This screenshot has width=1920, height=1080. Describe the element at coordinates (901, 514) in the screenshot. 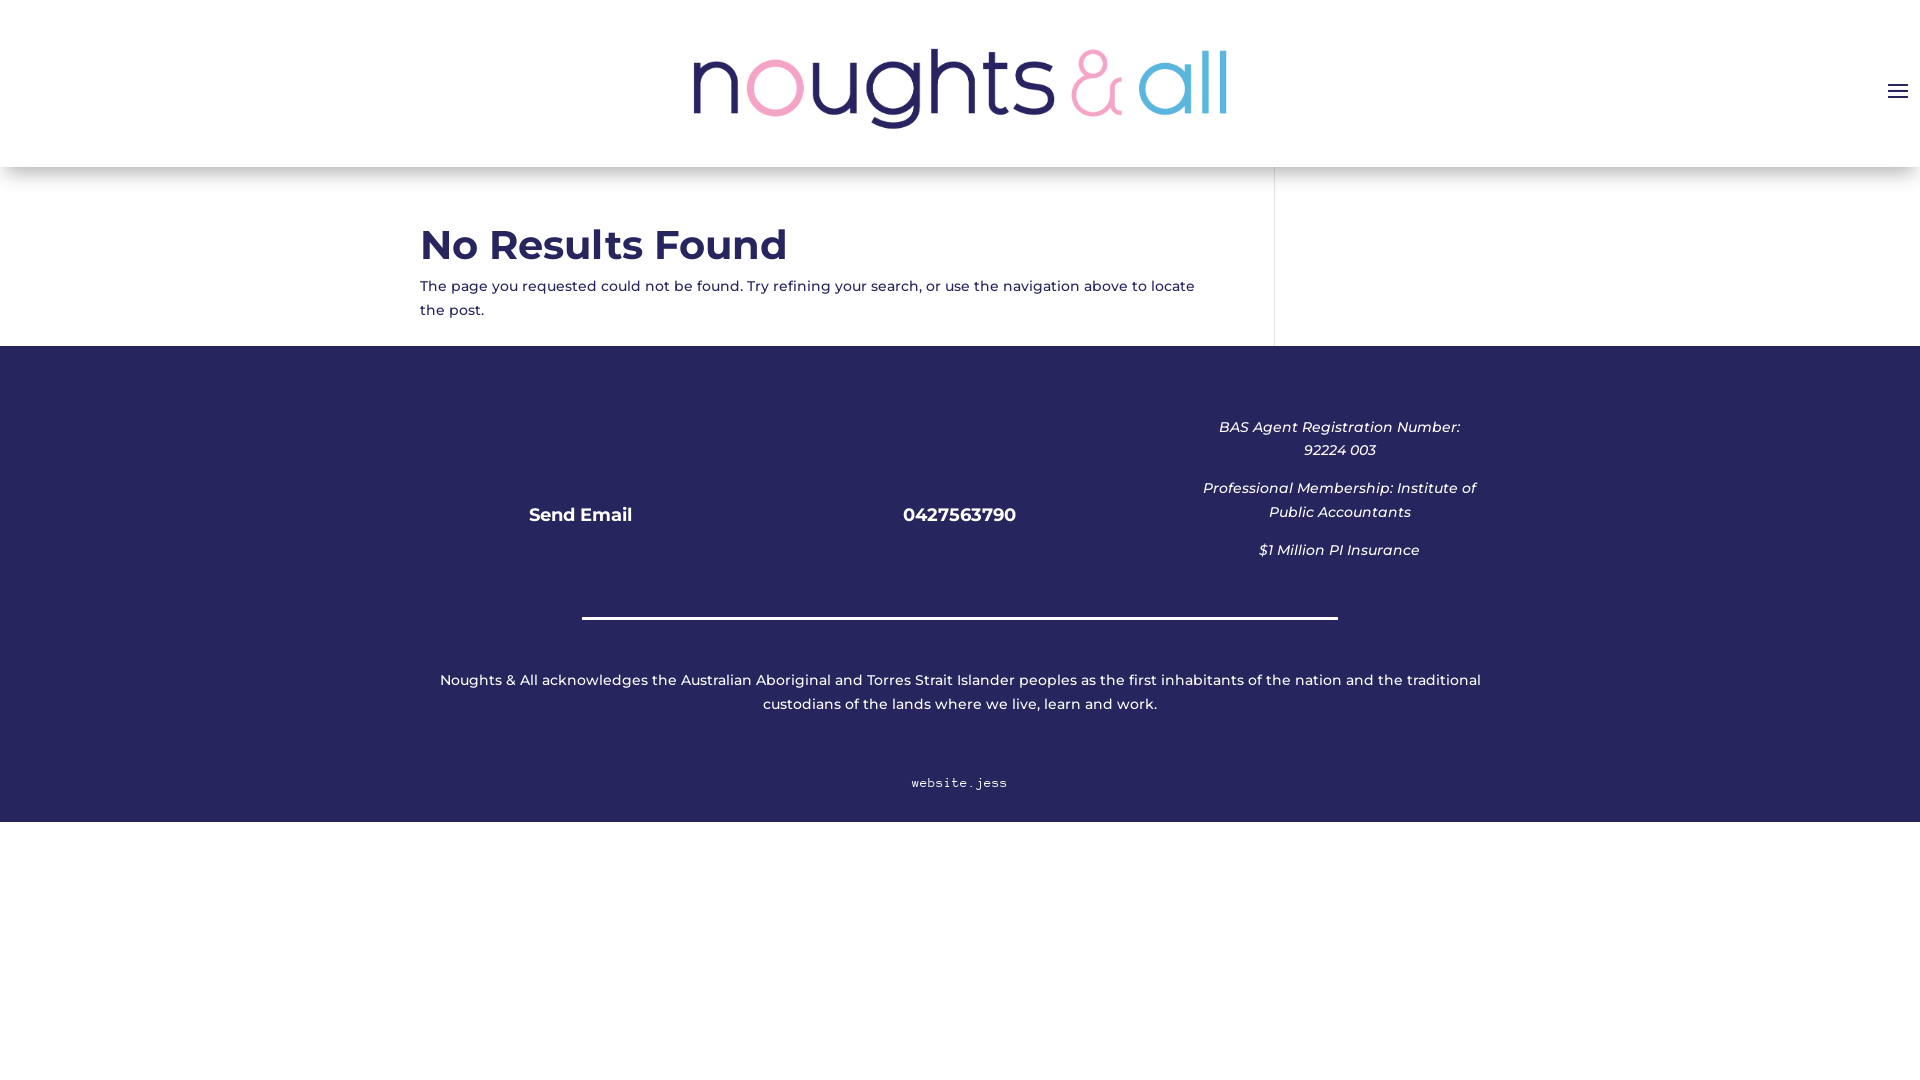

I see `'0427563790'` at that location.